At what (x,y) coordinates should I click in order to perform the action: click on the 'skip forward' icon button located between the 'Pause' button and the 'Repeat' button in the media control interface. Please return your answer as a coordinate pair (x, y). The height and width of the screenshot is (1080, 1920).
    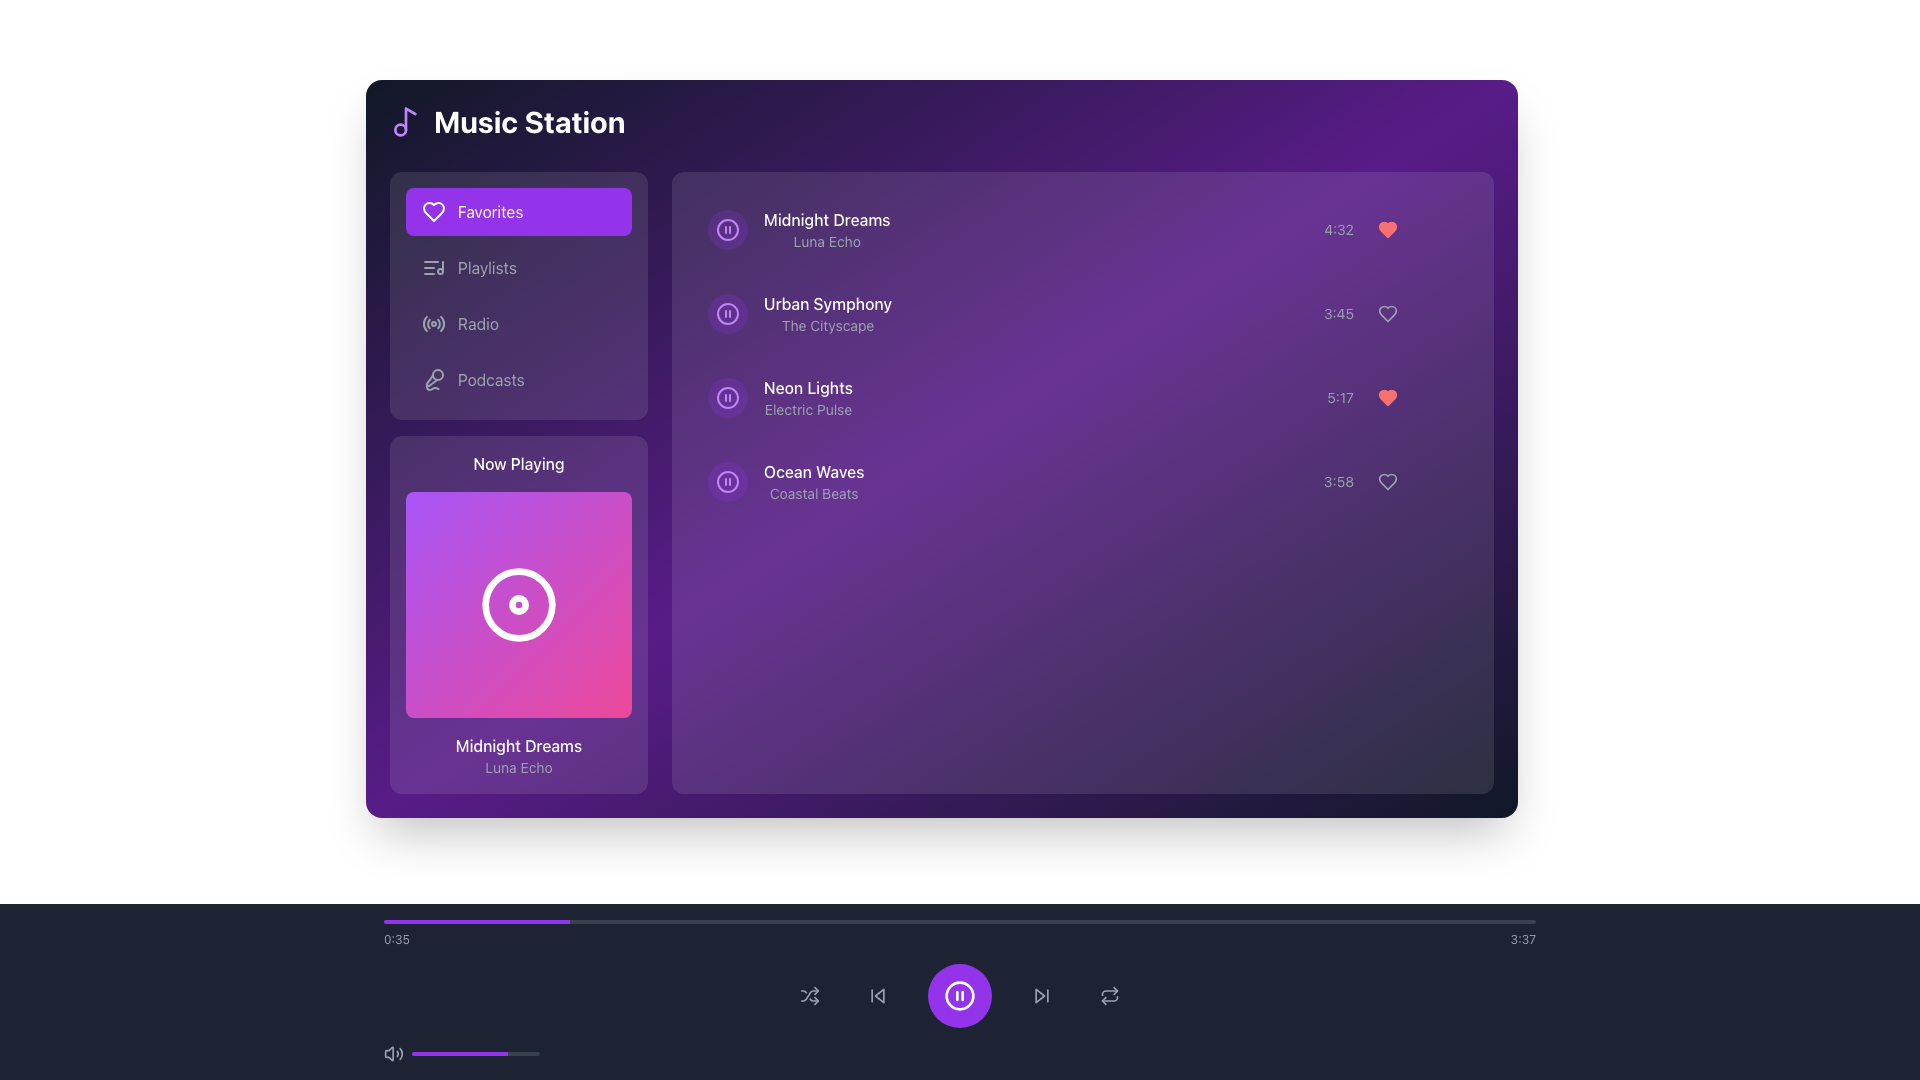
    Looking at the image, I should click on (1040, 995).